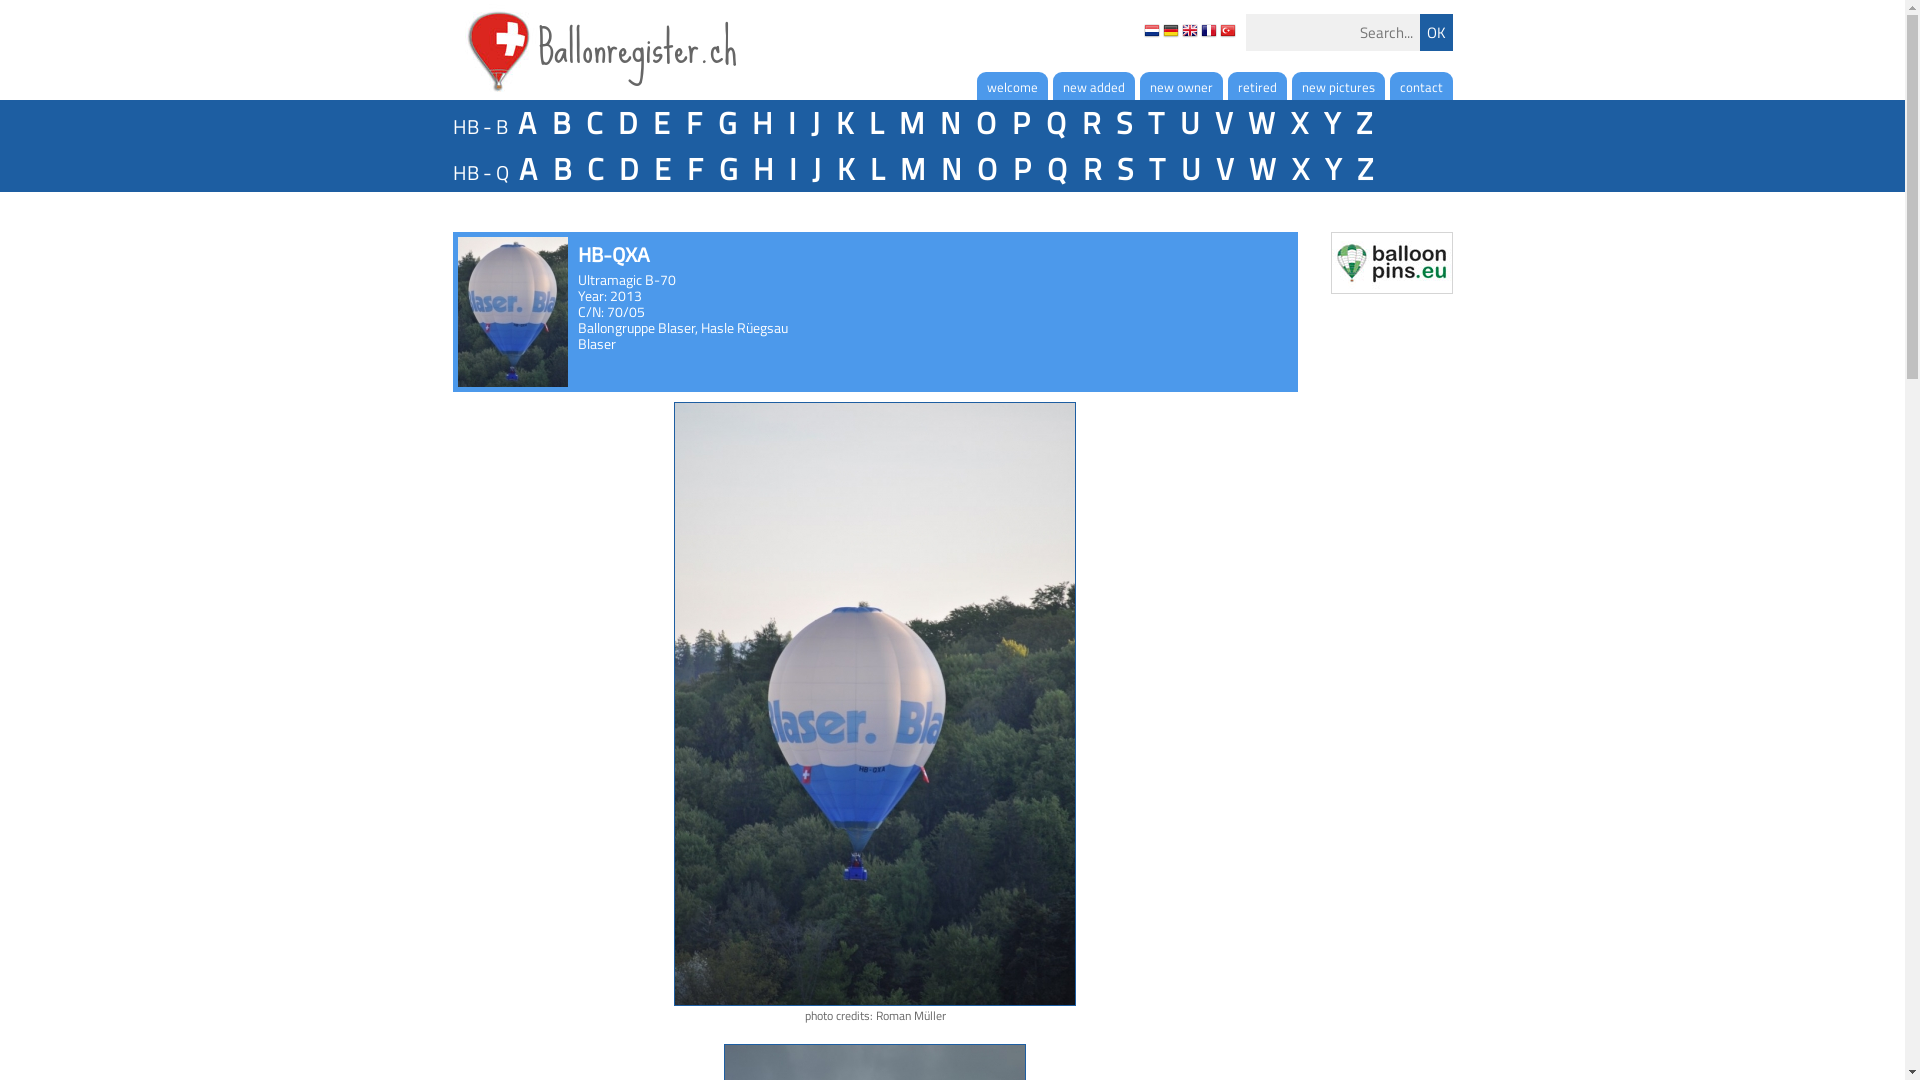 This screenshot has height=1080, width=1920. I want to click on 'O', so click(969, 168).